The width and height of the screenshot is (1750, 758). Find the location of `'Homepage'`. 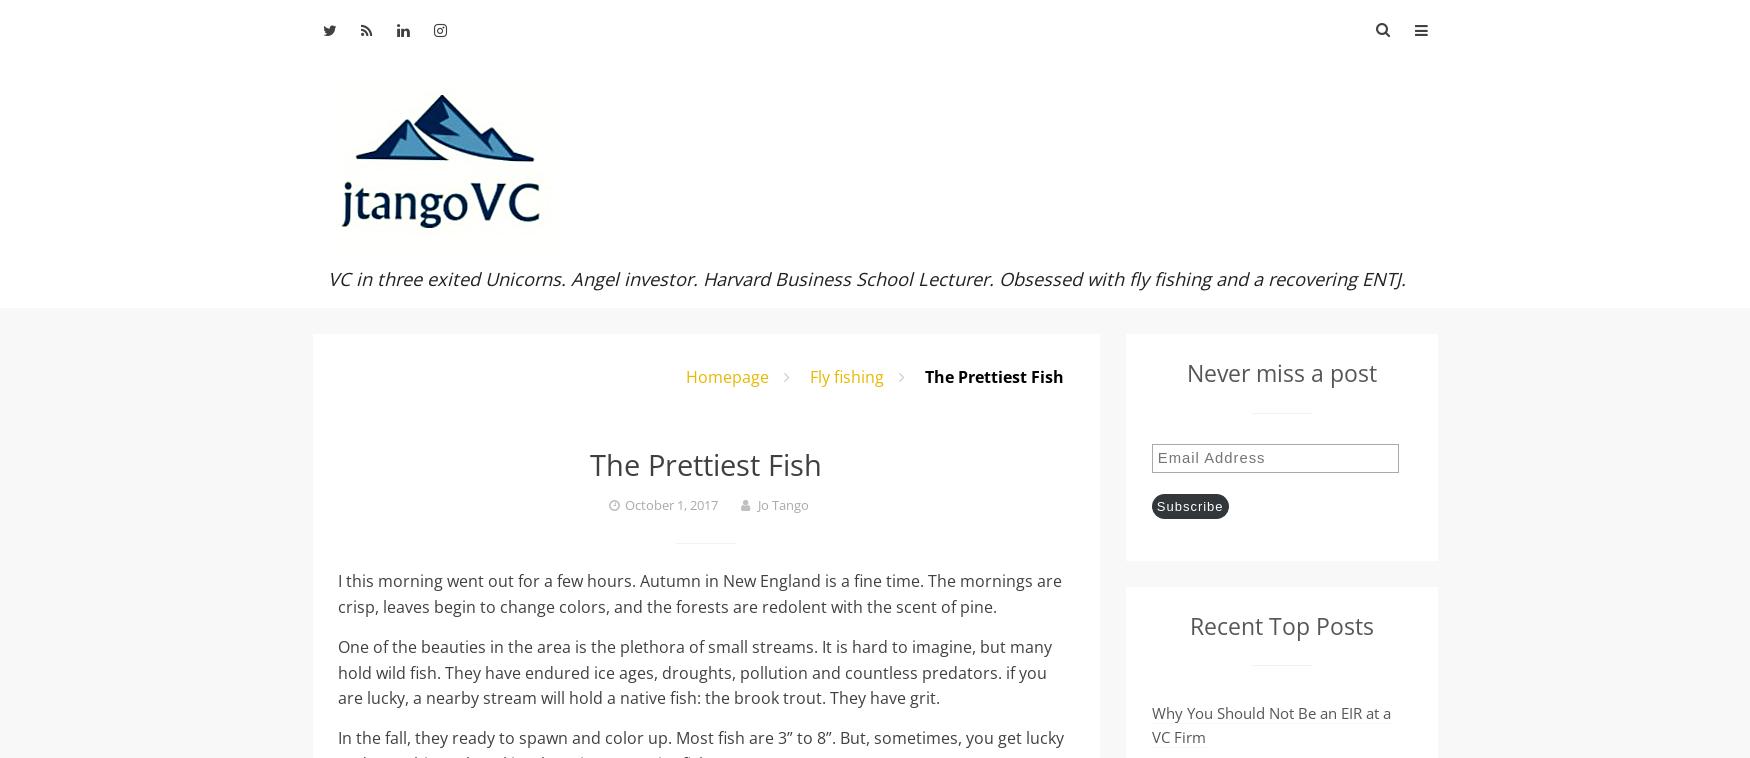

'Homepage' is located at coordinates (685, 377).